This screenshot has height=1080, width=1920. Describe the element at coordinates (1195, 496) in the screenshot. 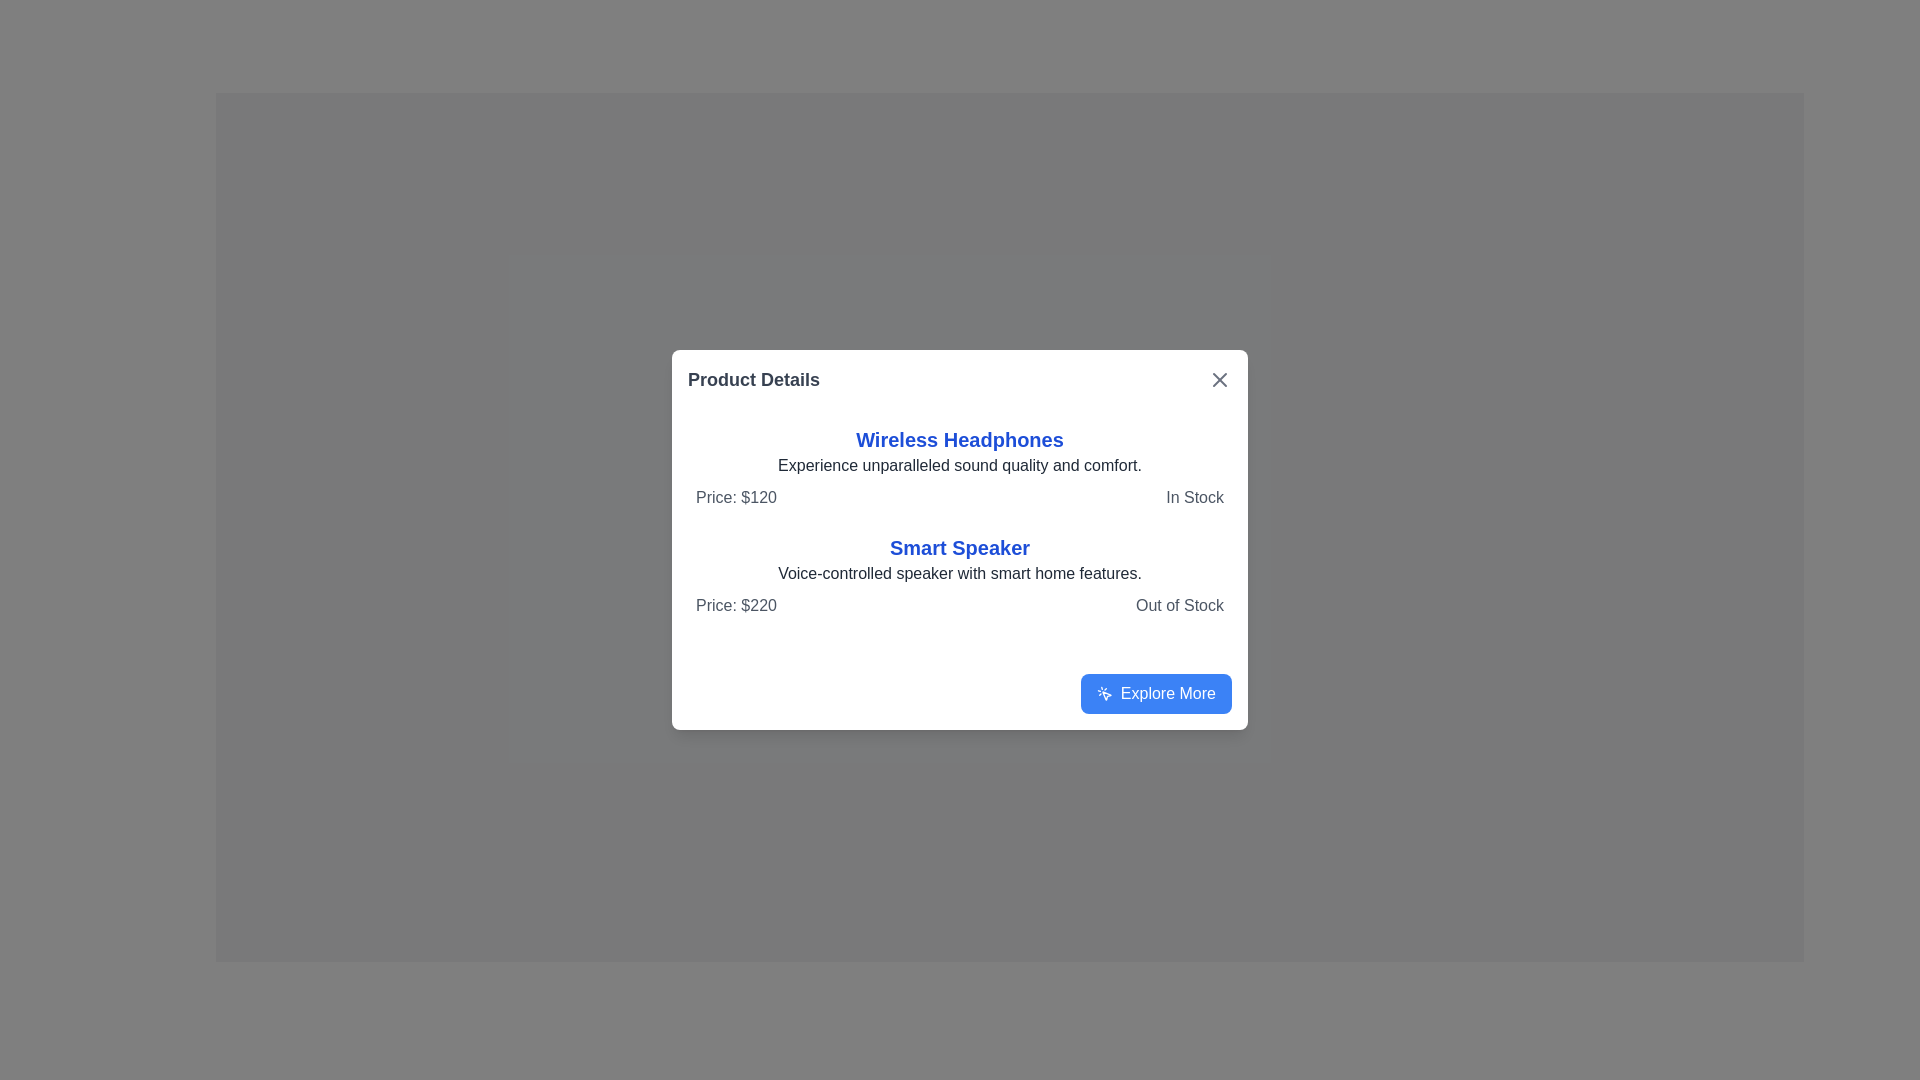

I see `availability status label located to the right of the 'Price: $120' text in the product information card layout` at that location.